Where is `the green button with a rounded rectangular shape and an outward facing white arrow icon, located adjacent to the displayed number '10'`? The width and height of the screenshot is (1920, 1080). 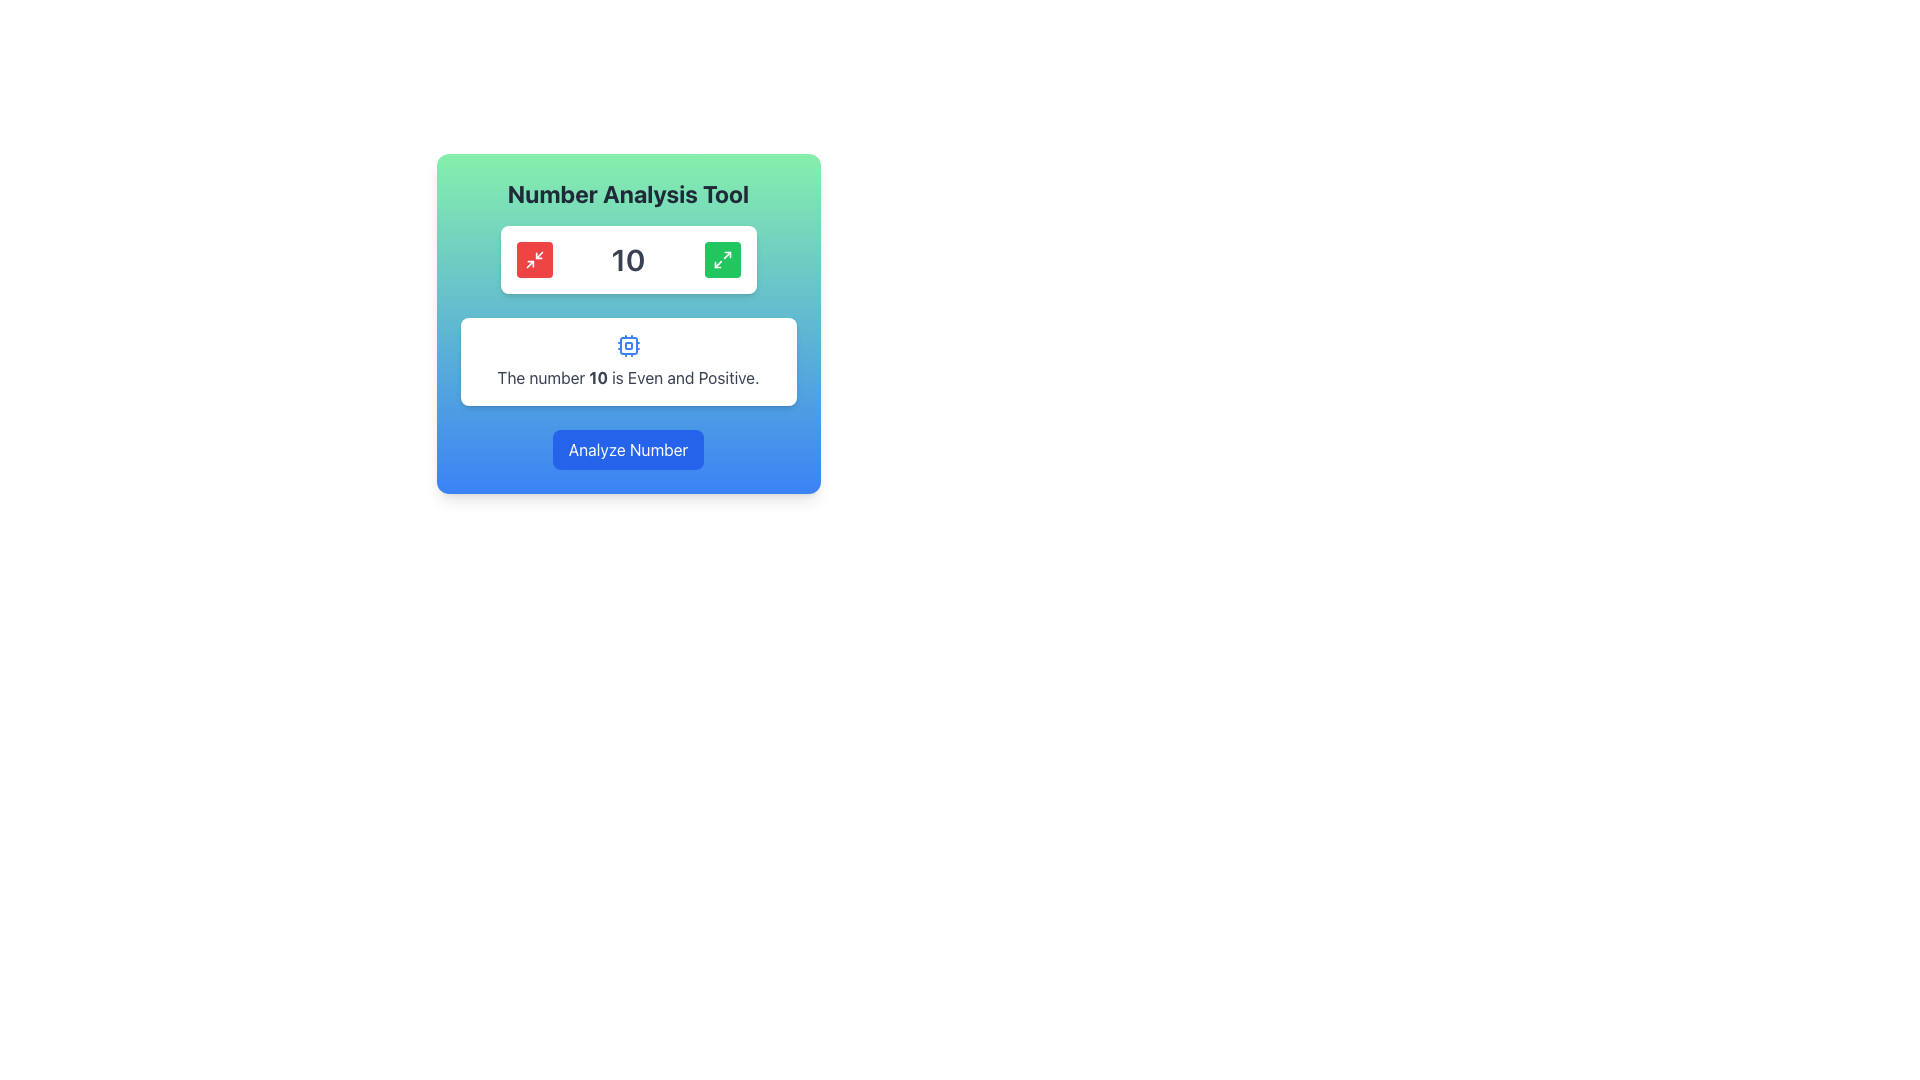
the green button with a rounded rectangular shape and an outward facing white arrow icon, located adjacent to the displayed number '10' is located at coordinates (721, 258).